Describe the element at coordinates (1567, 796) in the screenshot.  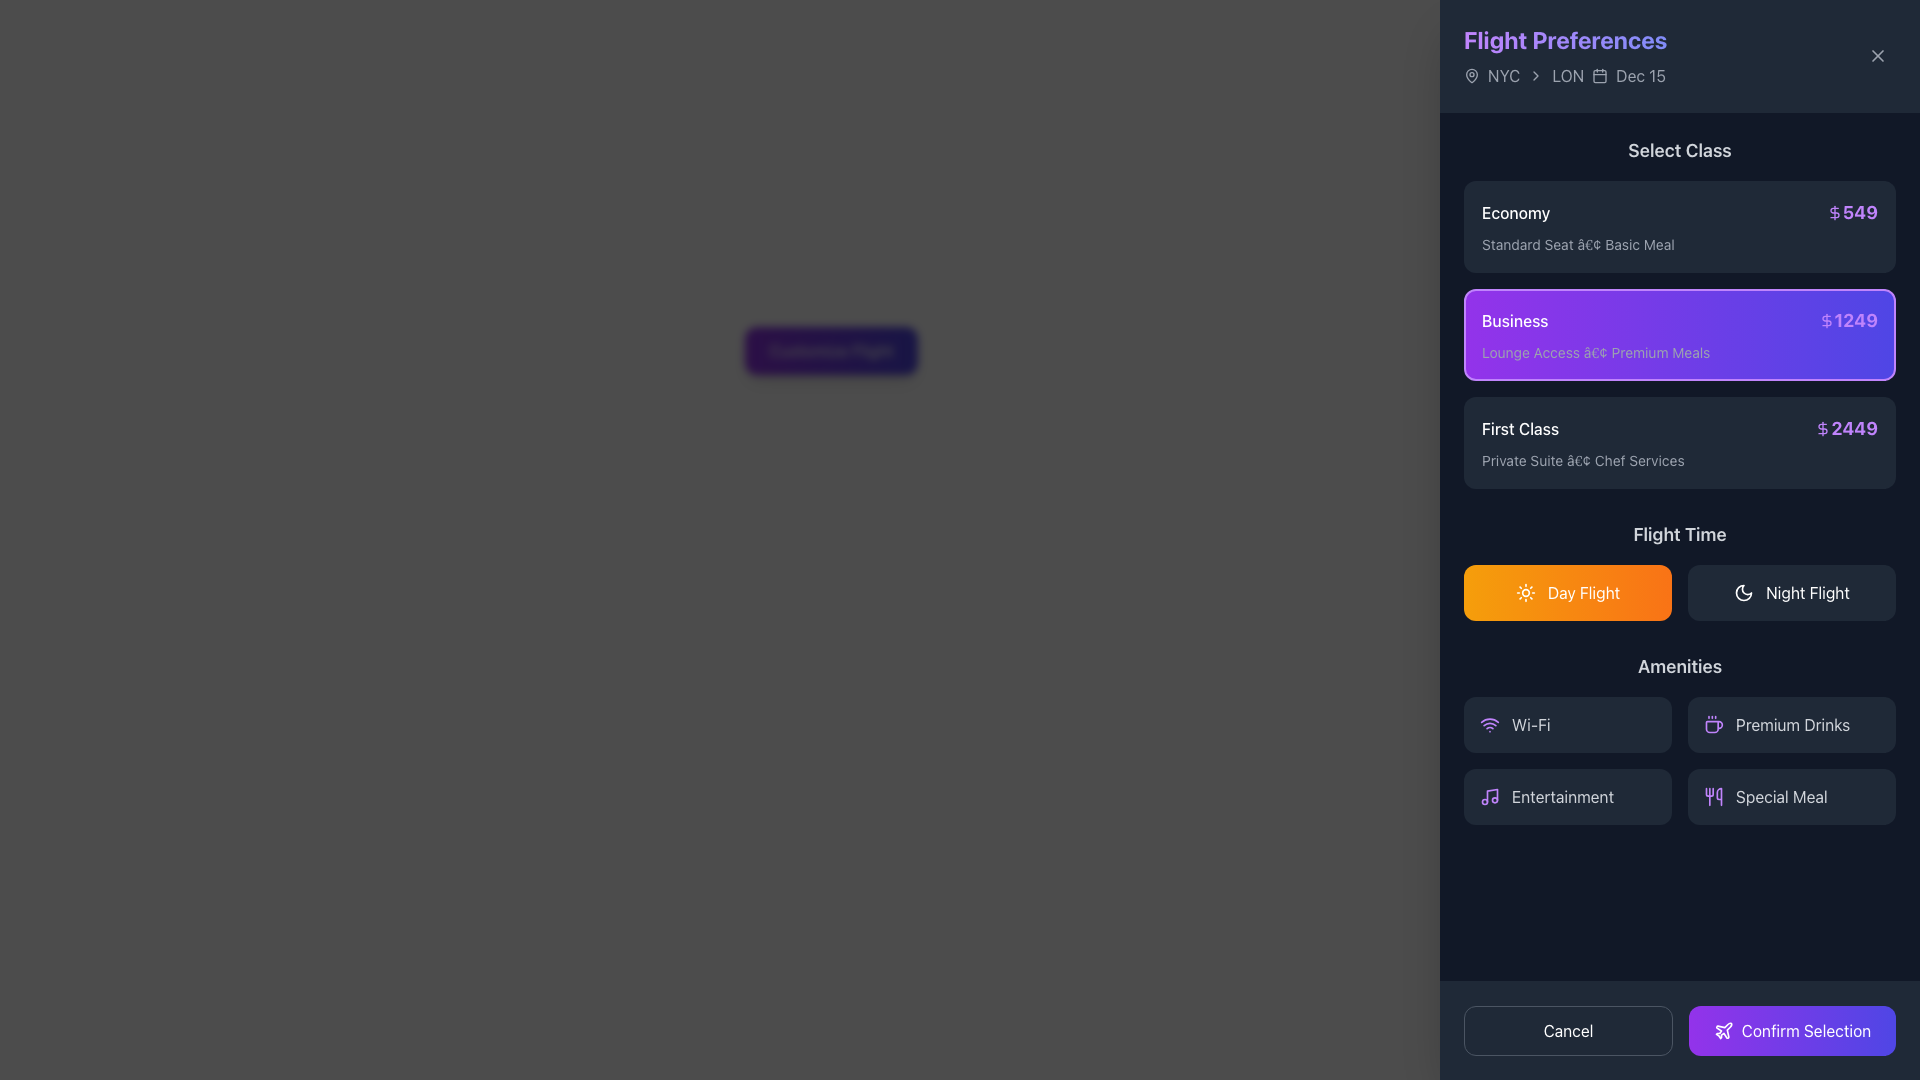
I see `the 'Entertainment' button located in the 'Amenities' section at the bottom right of the interface, positioned to the left of the 'Special Meal' button and below the 'Wi-Fi' button` at that location.